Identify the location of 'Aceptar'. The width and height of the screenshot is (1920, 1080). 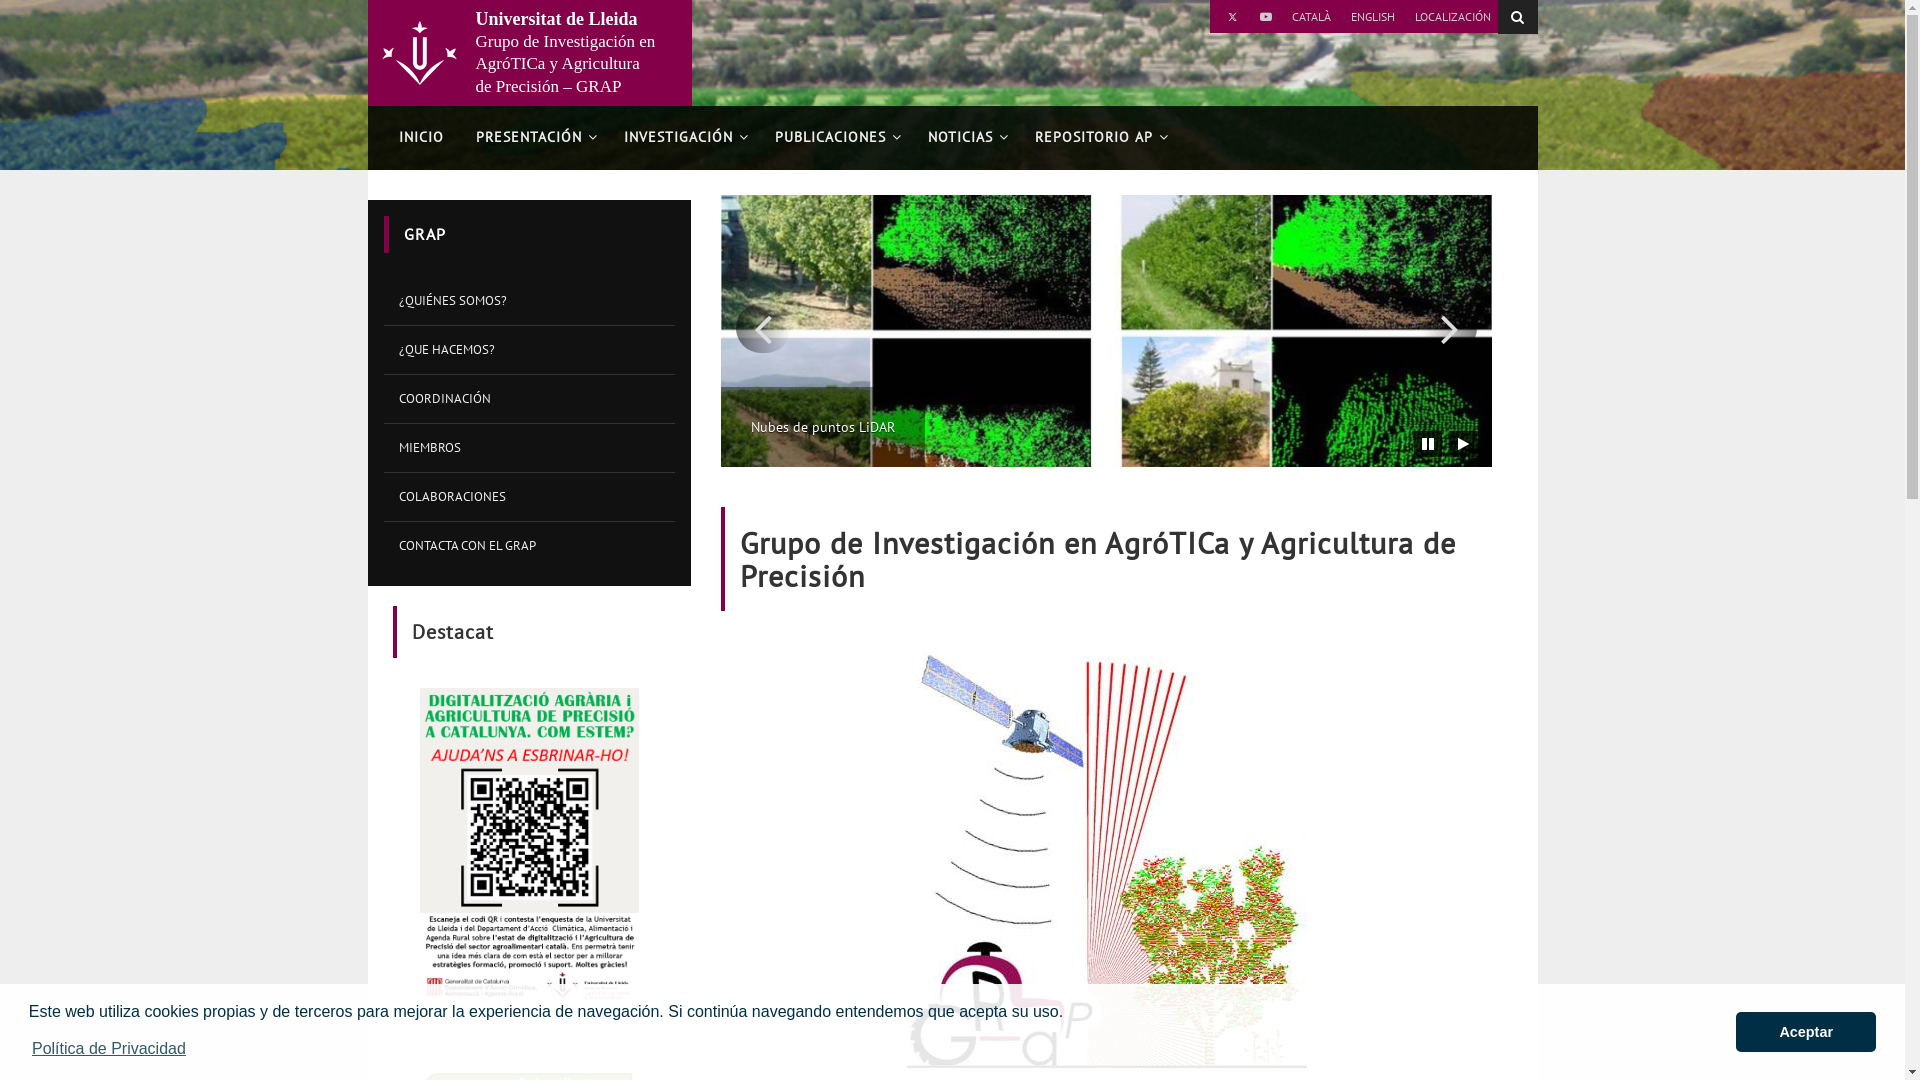
(1735, 1032).